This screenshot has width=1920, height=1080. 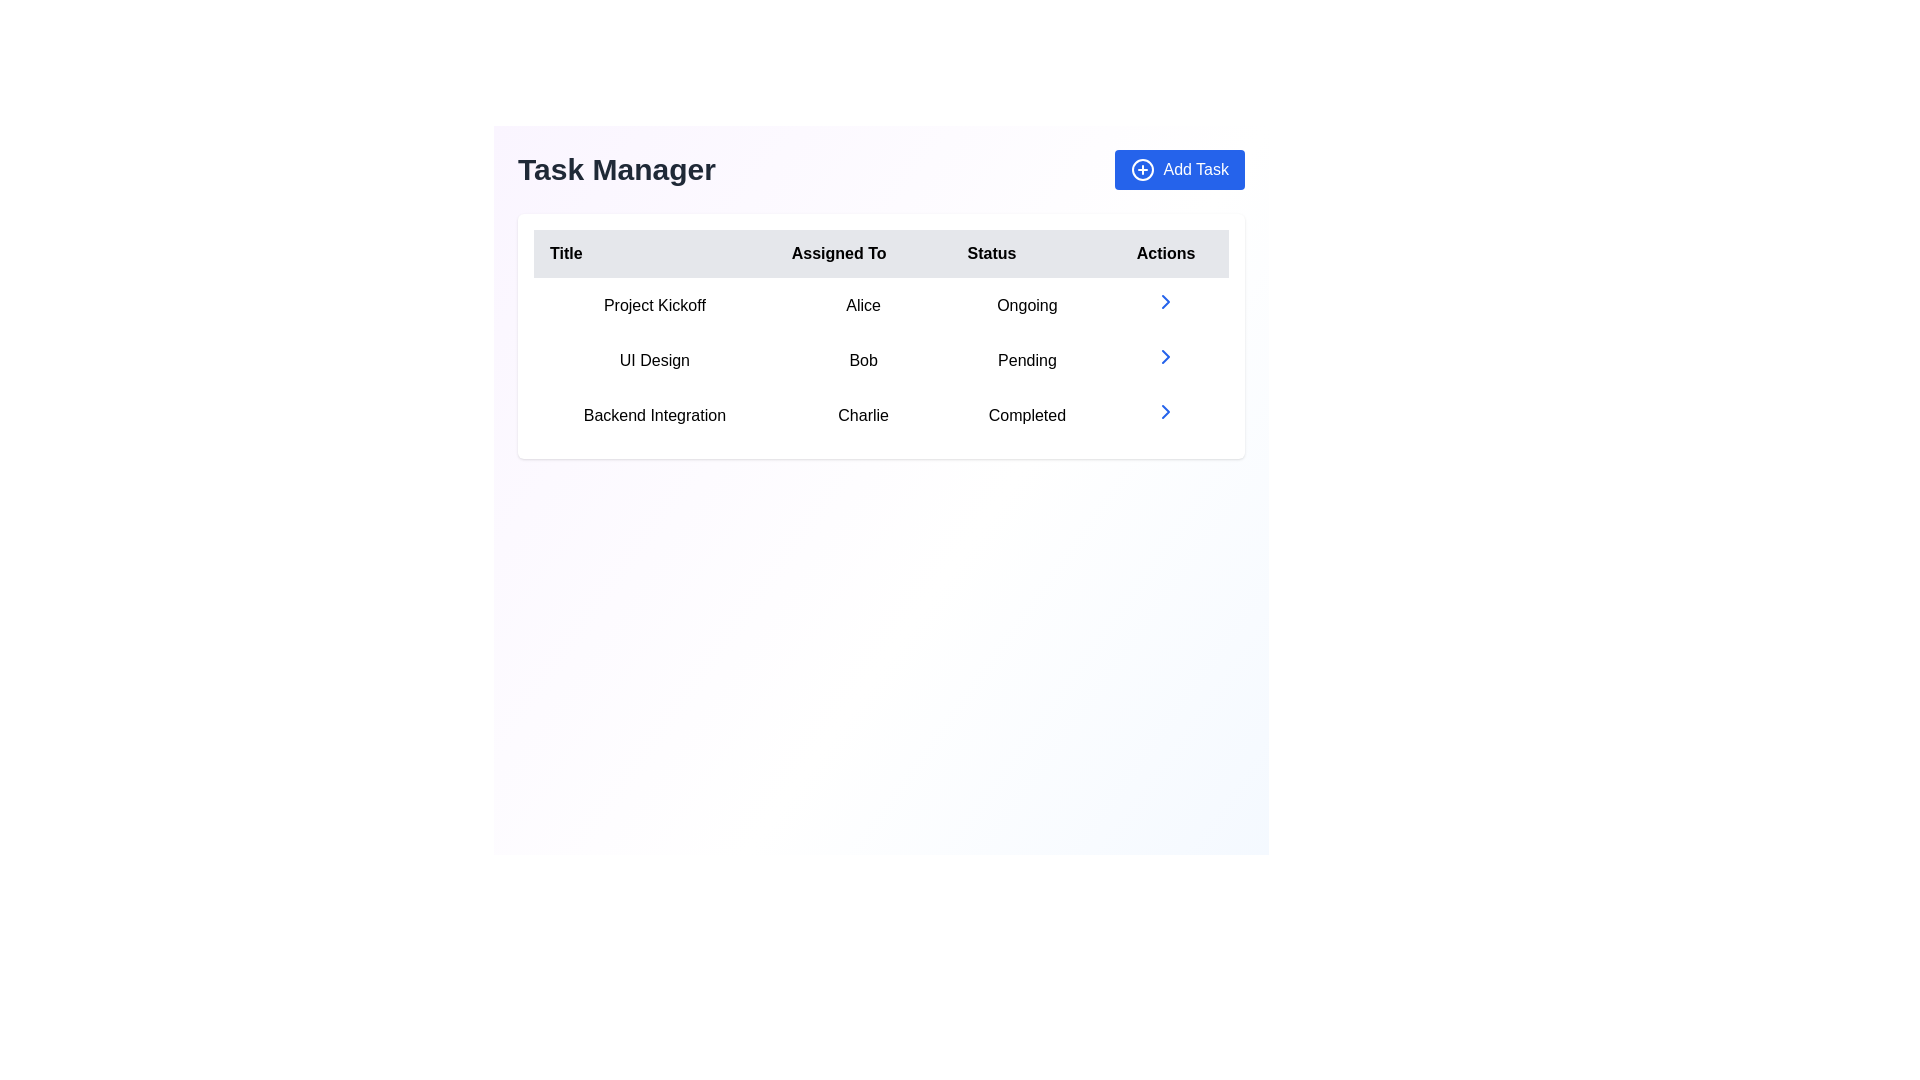 I want to click on the second row of the task table that displays 'UI Design', 'Bob', 'Pending', and a blue right arrow for actions, so click(x=880, y=360).